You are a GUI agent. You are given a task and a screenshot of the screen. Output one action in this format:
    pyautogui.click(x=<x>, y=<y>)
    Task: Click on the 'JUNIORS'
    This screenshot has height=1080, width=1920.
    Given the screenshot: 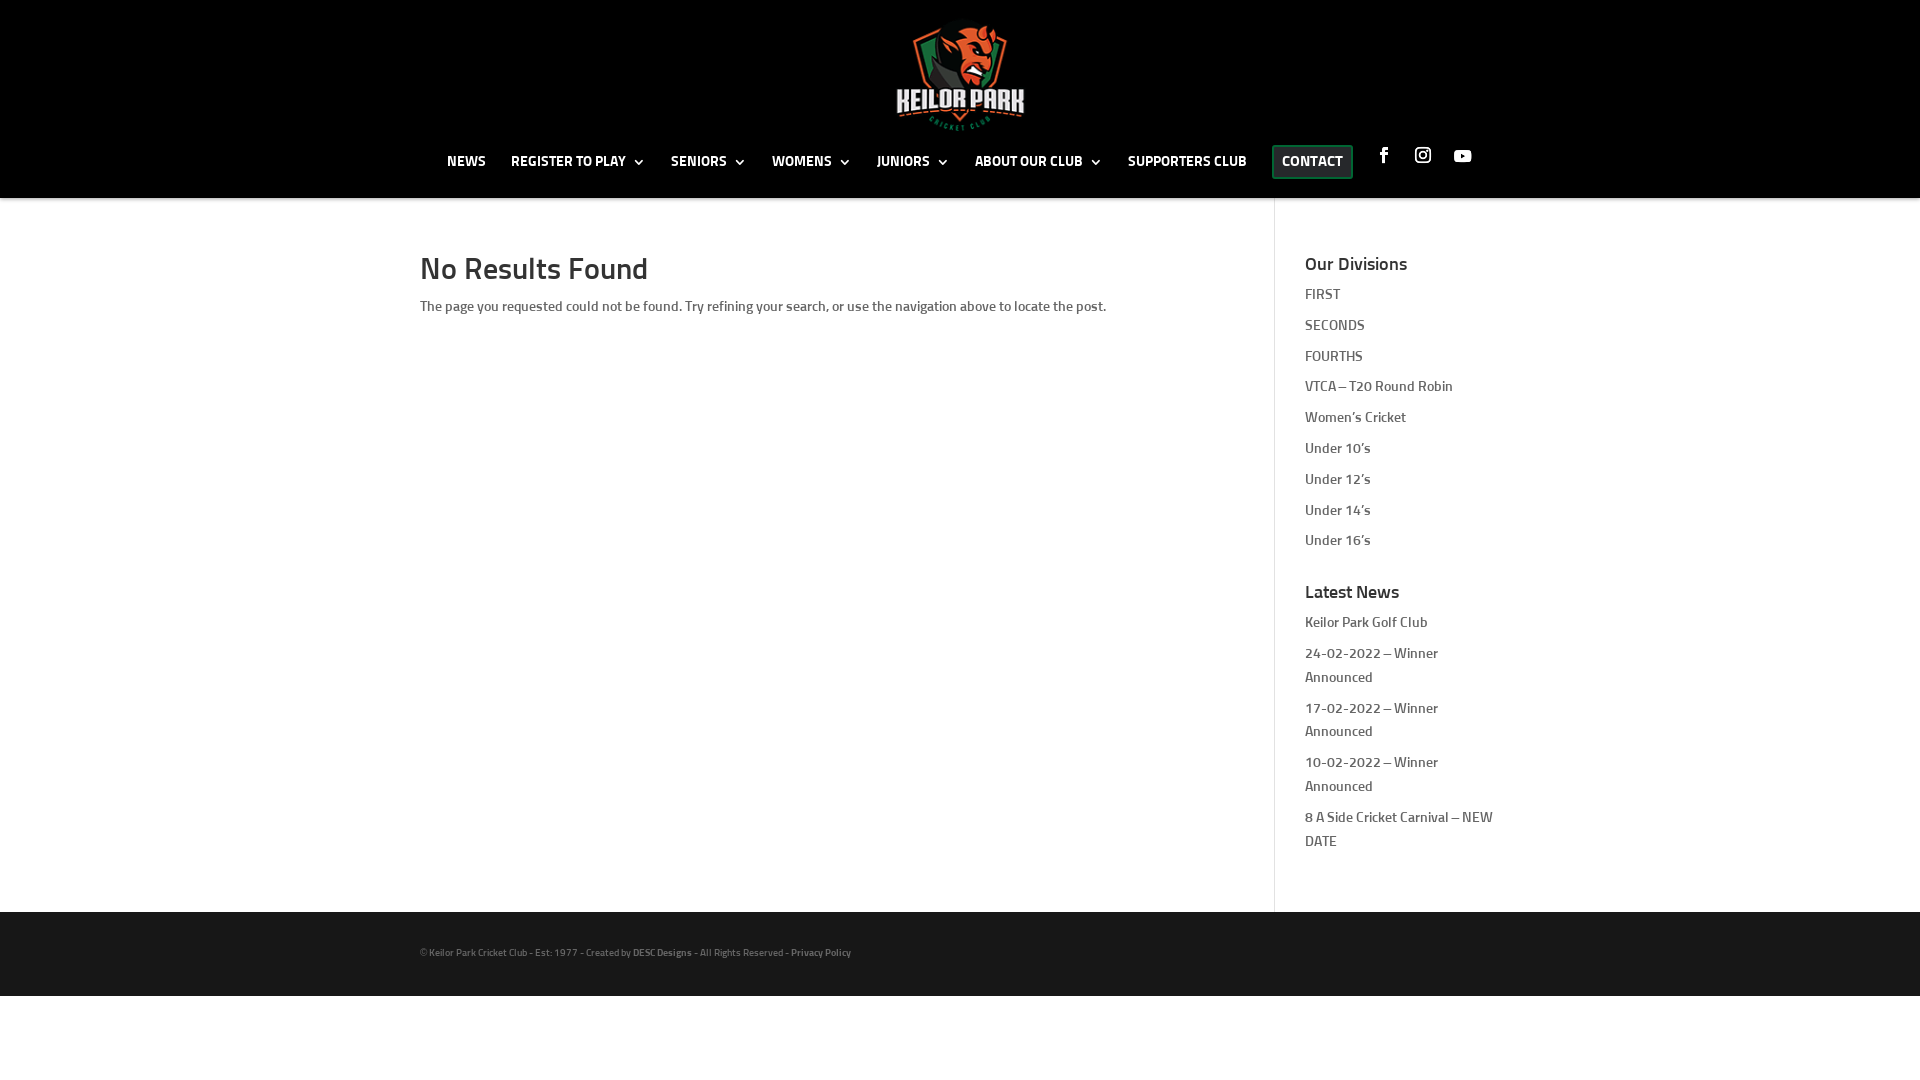 What is the action you would take?
    pyautogui.click(x=911, y=174)
    